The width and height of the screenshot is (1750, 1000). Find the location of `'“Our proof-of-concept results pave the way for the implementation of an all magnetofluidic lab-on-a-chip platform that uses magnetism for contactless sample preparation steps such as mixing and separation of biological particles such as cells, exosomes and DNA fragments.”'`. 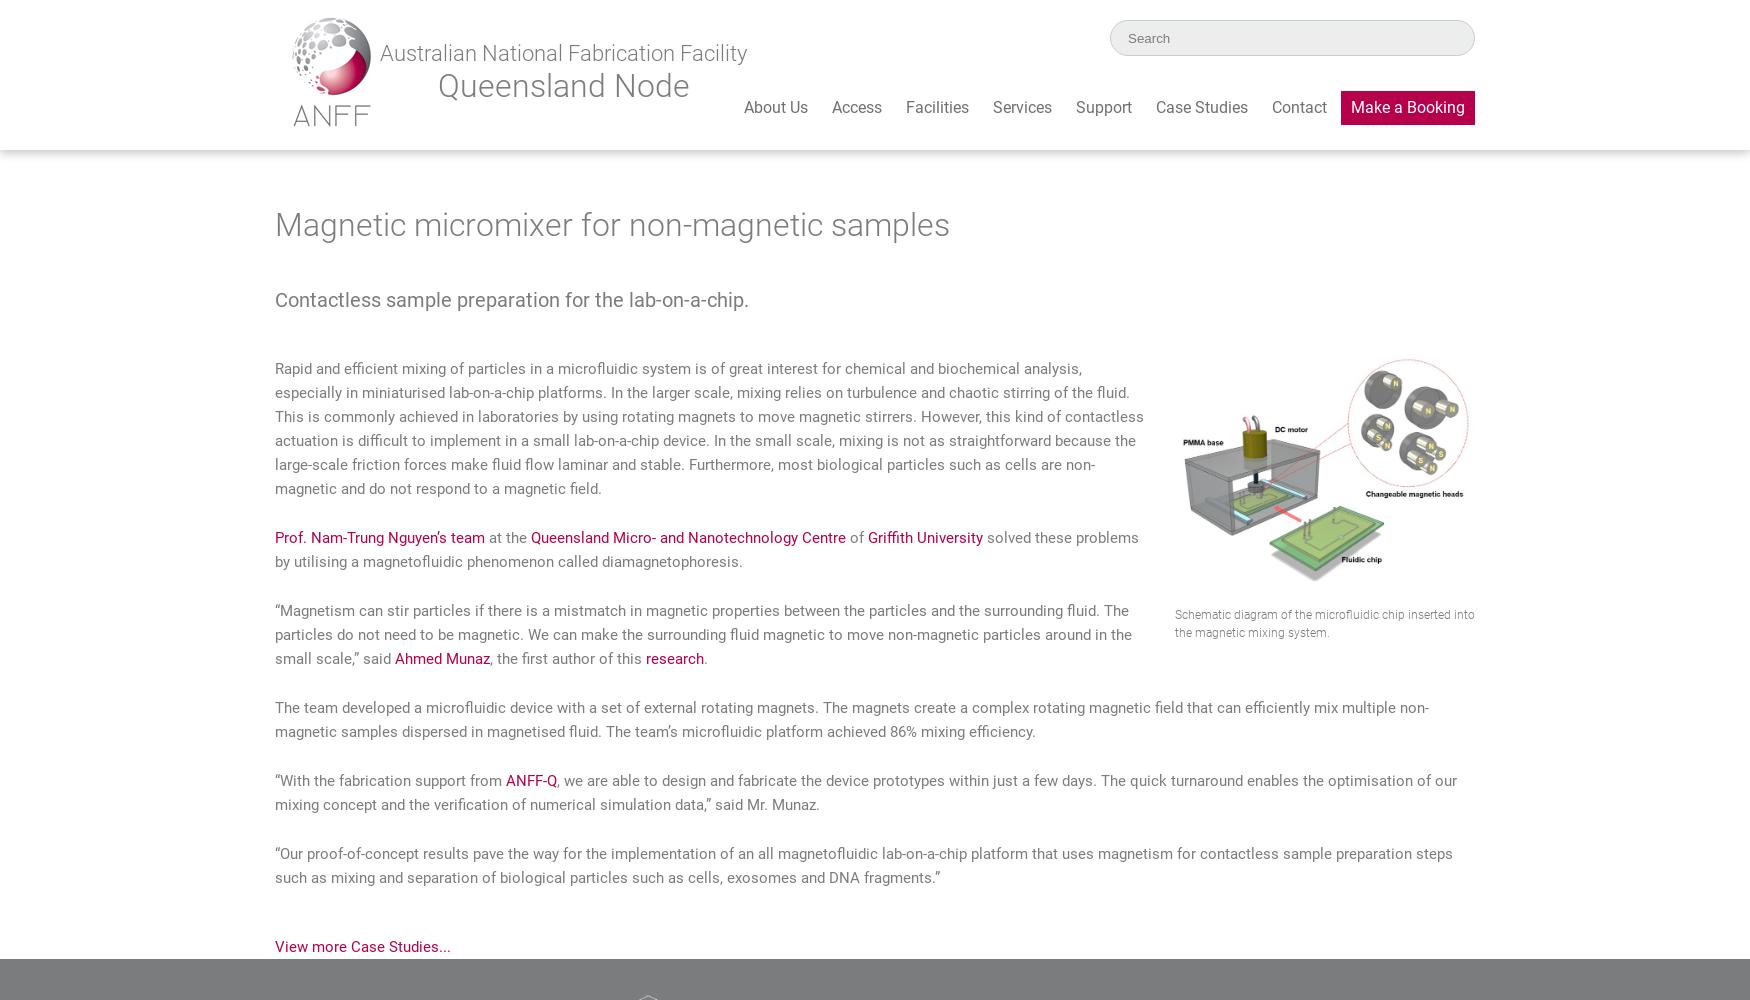

'“Our proof-of-concept results pave the way for the implementation of an all magnetofluidic lab-on-a-chip platform that uses magnetism for contactless sample preparation steps such as mixing and separation of biological particles such as cells, exosomes and DNA fragments.”' is located at coordinates (863, 864).